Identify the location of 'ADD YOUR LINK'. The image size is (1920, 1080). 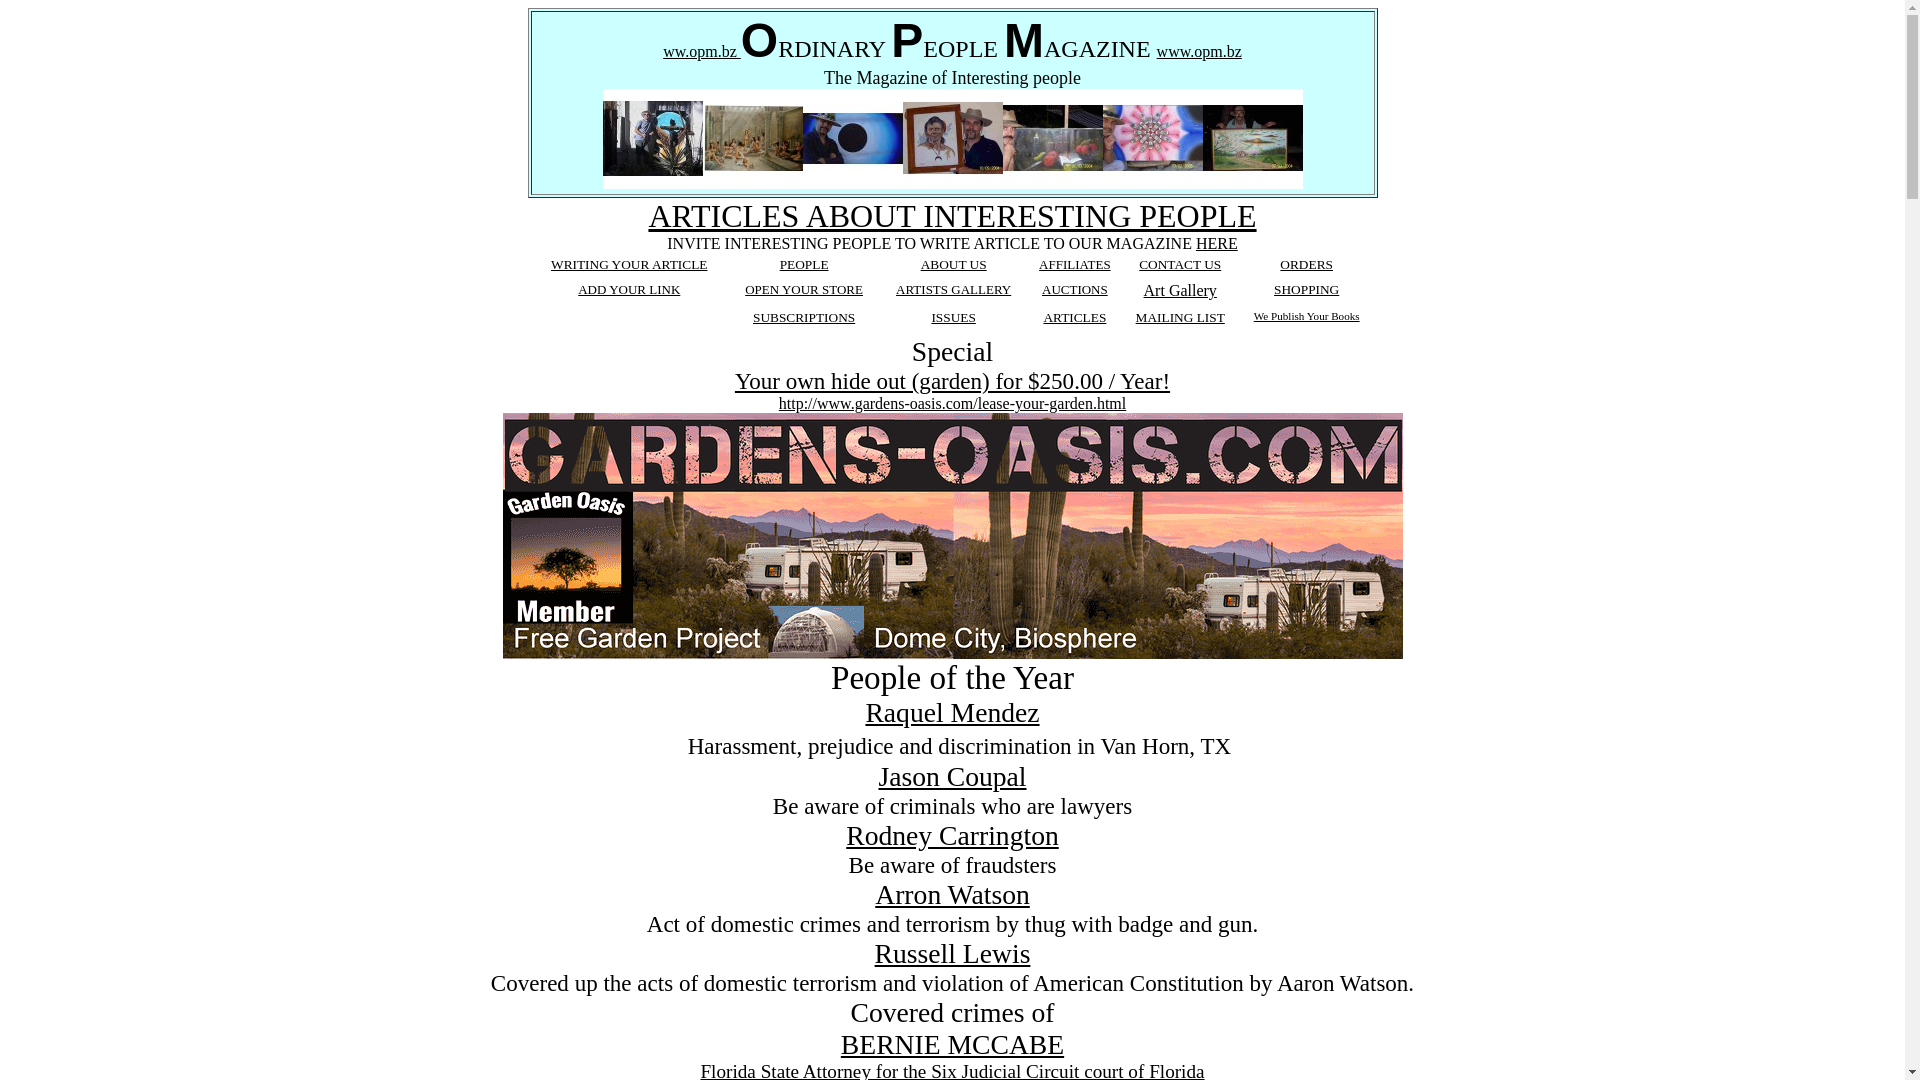
(627, 289).